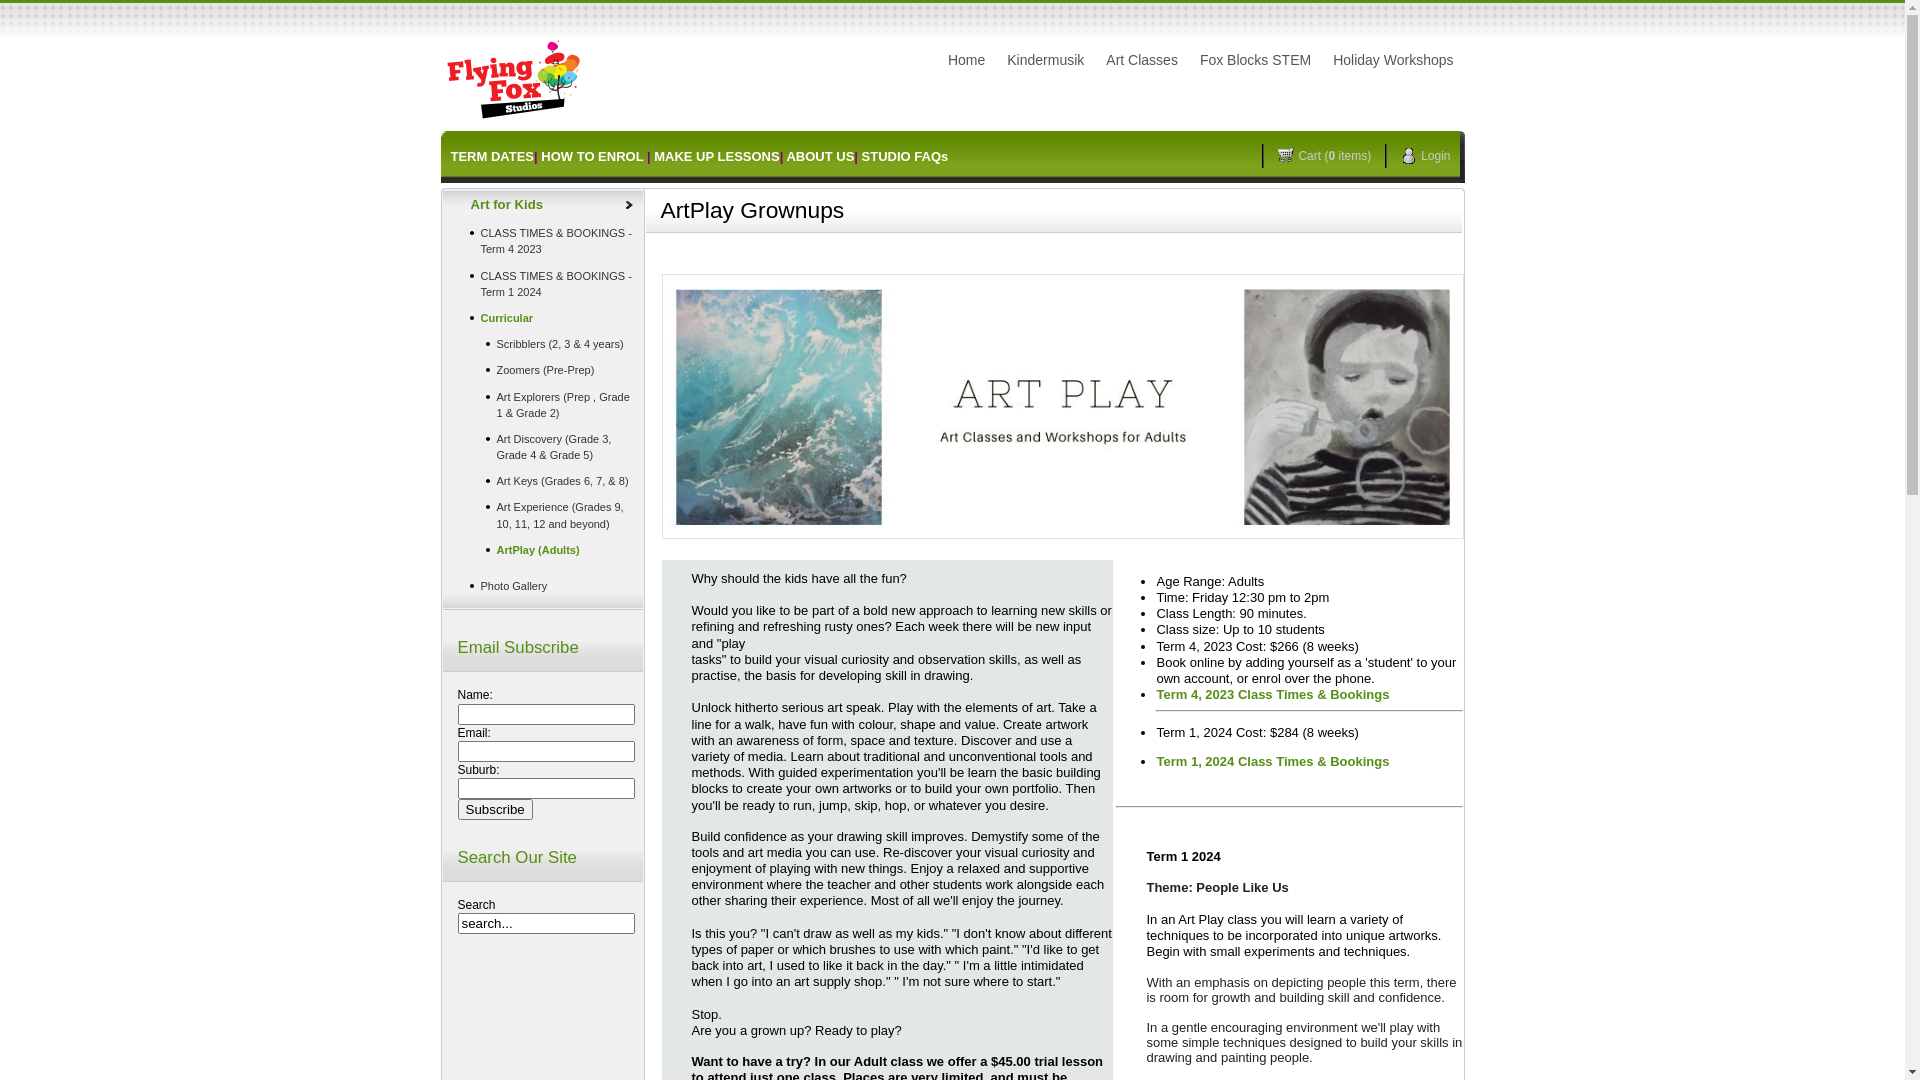  Describe the element at coordinates (542, 284) in the screenshot. I see `'CLASS TIMES & BOOKINGS - Term 1 2024'` at that location.